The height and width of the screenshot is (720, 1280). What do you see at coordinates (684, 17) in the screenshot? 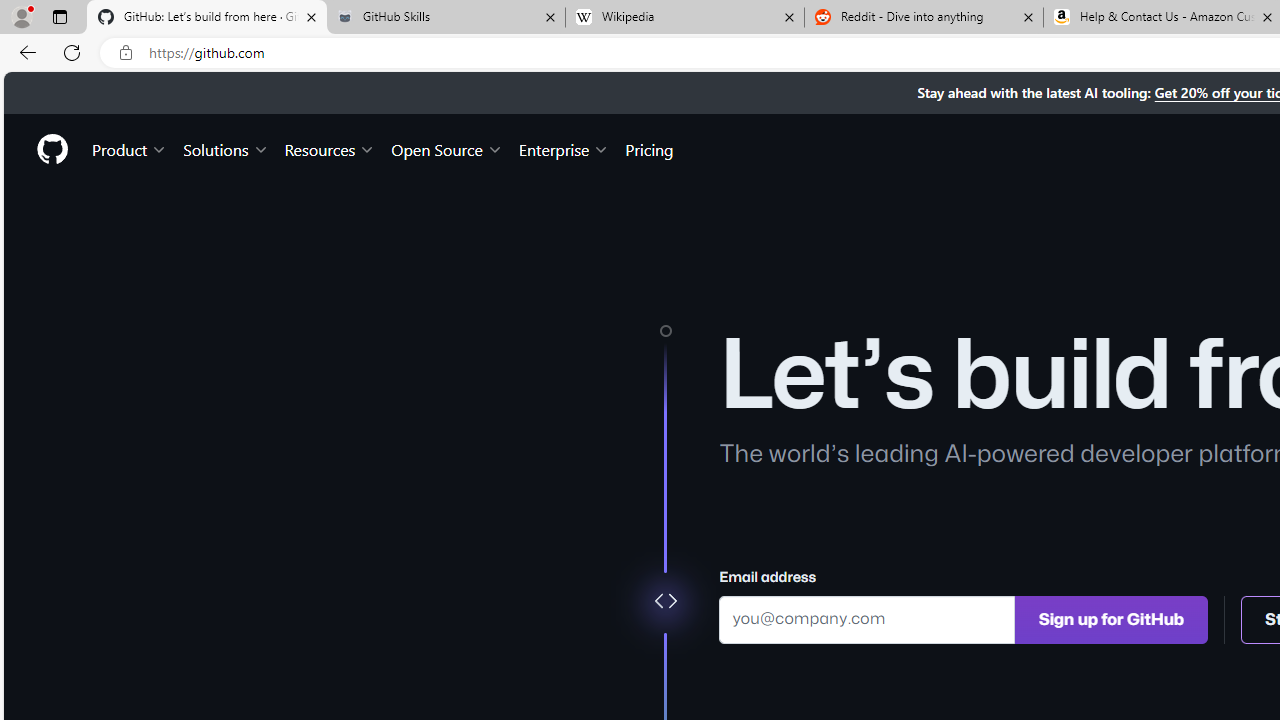
I see `'Wikipedia'` at bounding box center [684, 17].